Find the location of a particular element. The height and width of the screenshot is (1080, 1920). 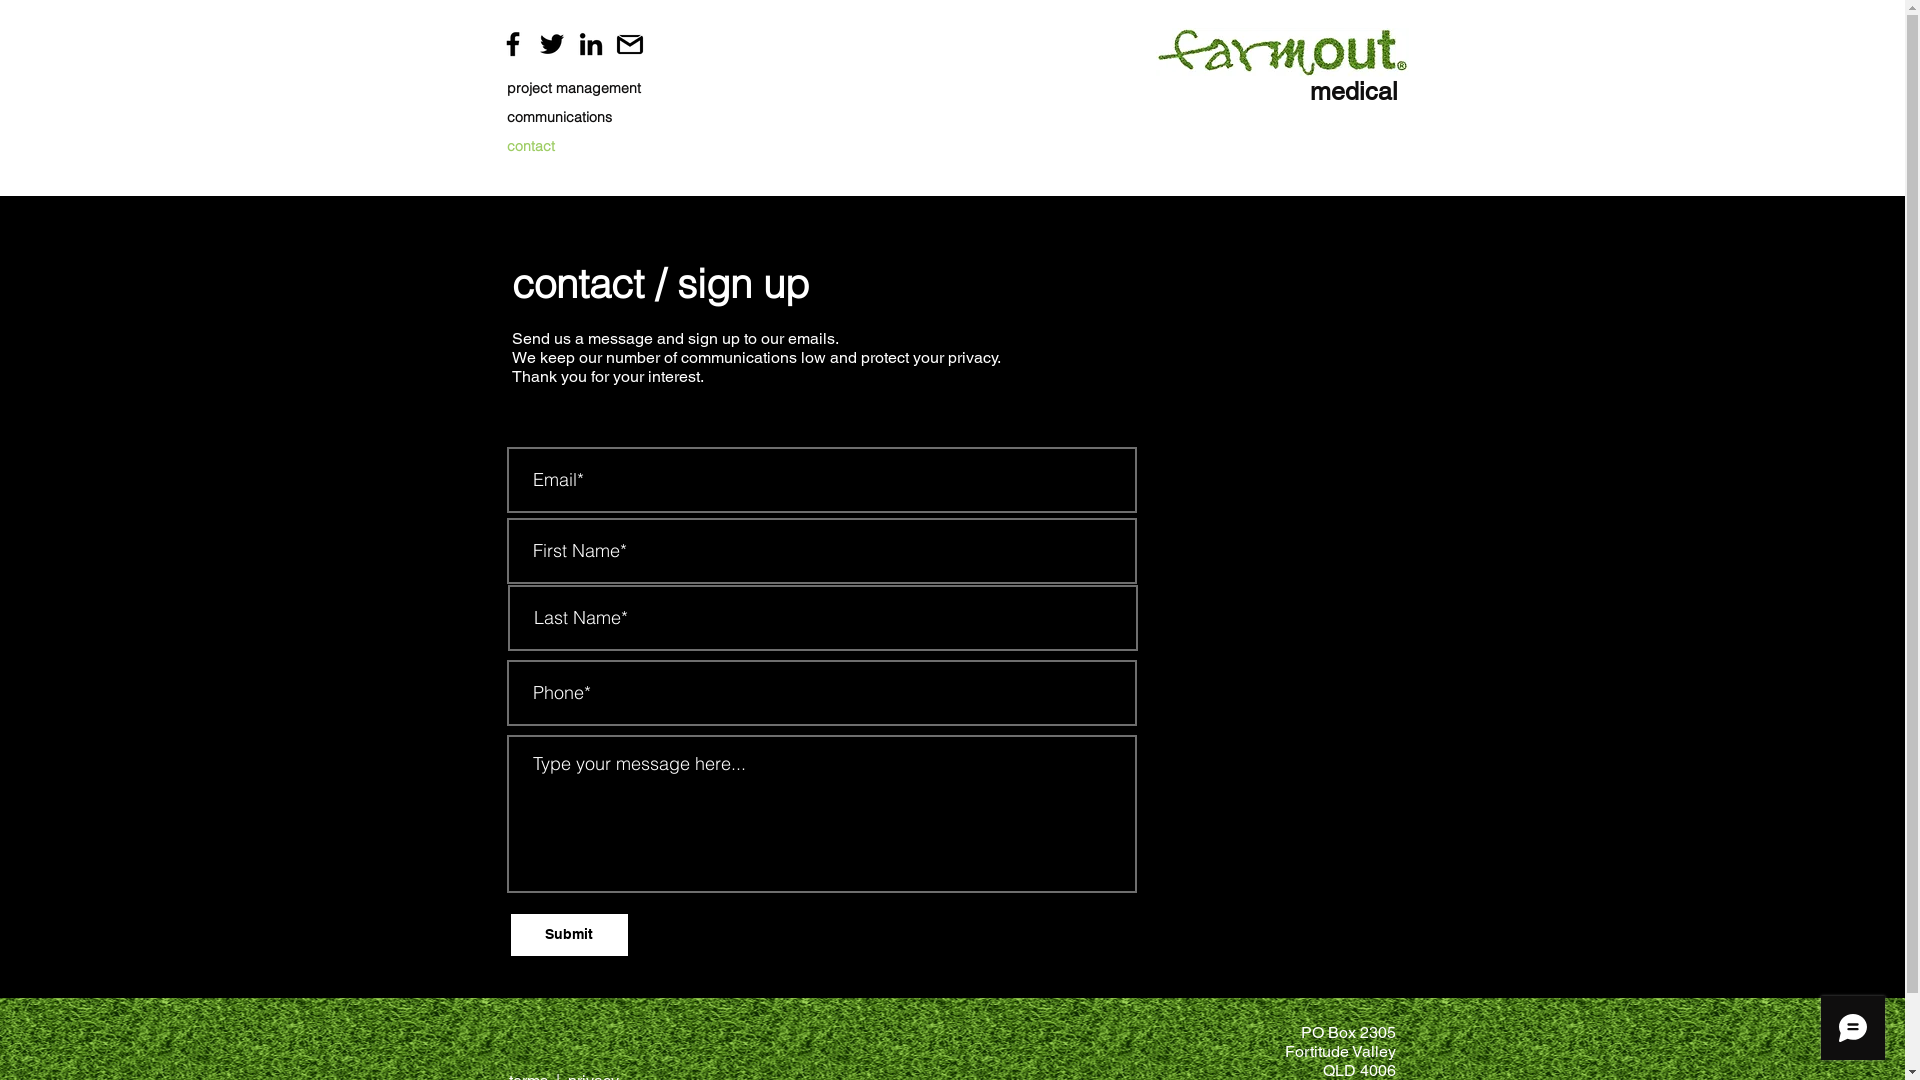

'project management' is located at coordinates (505, 87).